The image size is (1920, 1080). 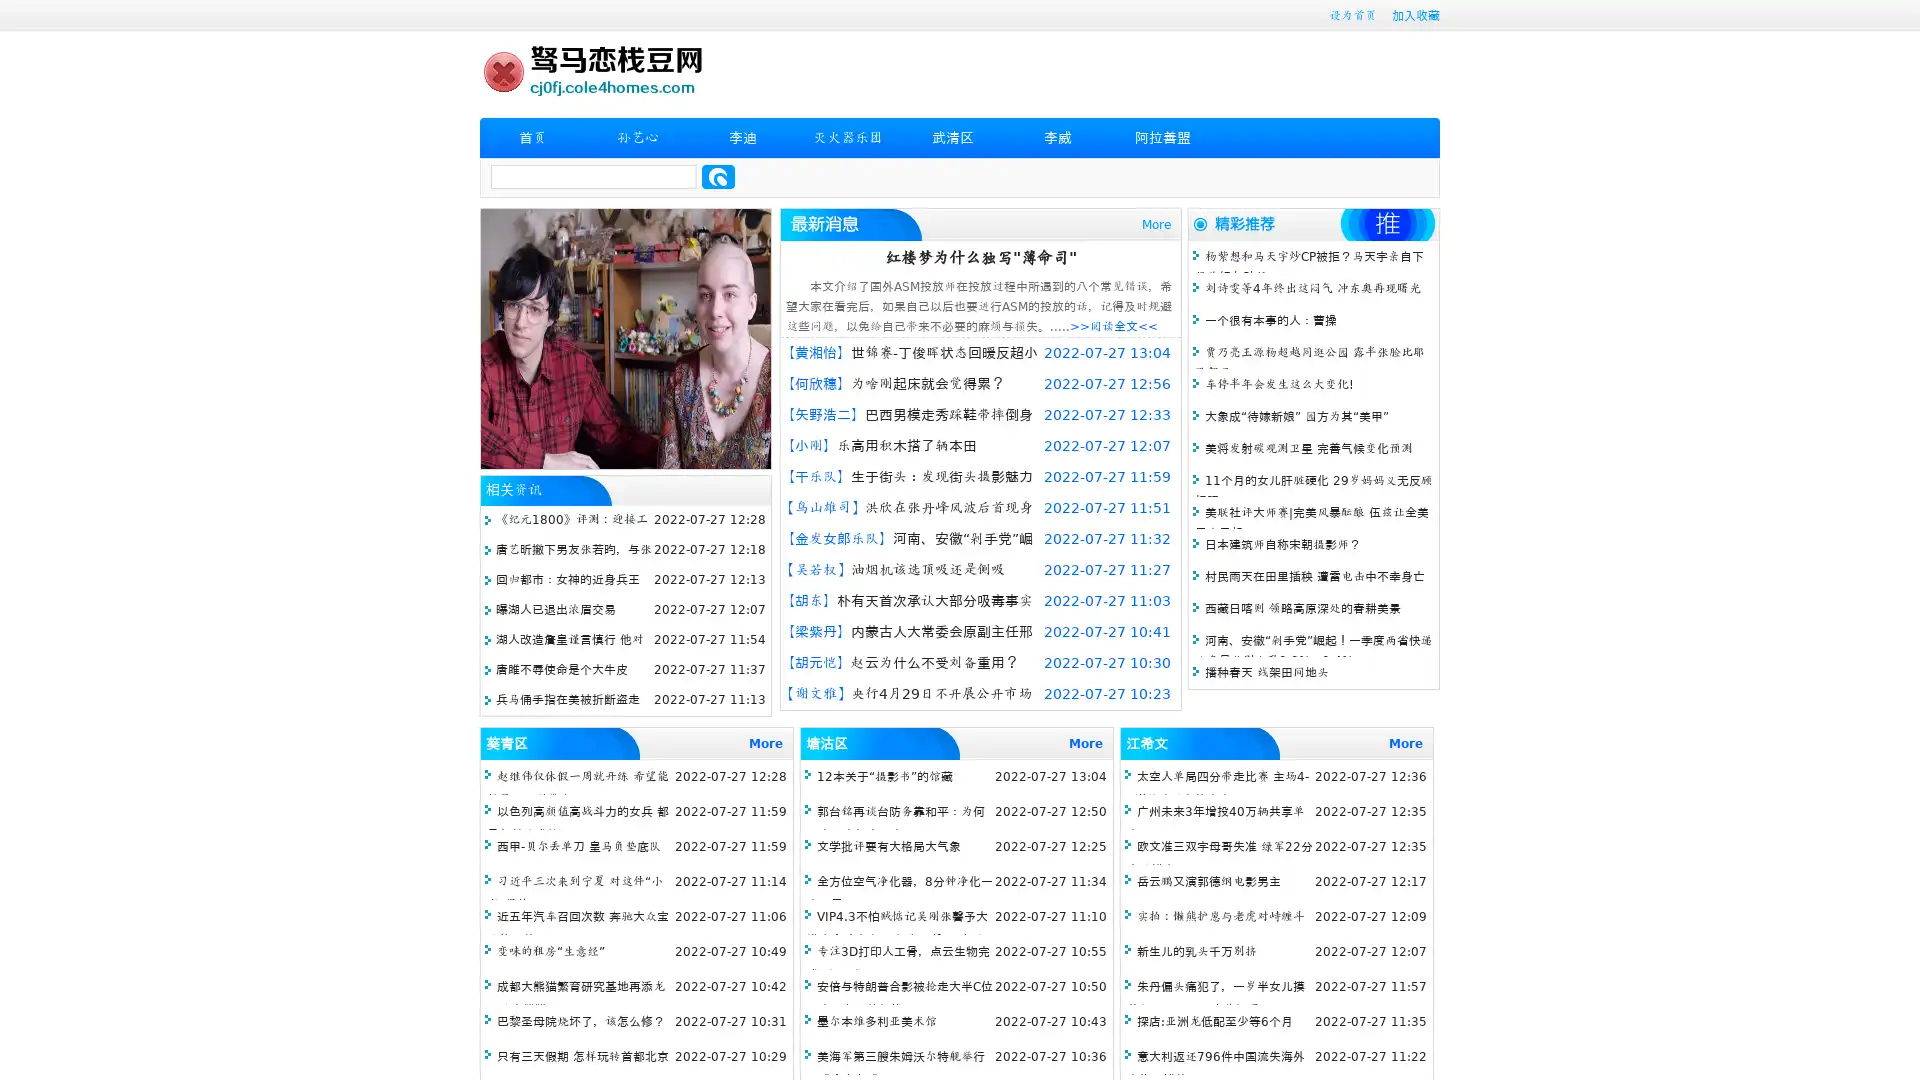 I want to click on Search, so click(x=718, y=176).